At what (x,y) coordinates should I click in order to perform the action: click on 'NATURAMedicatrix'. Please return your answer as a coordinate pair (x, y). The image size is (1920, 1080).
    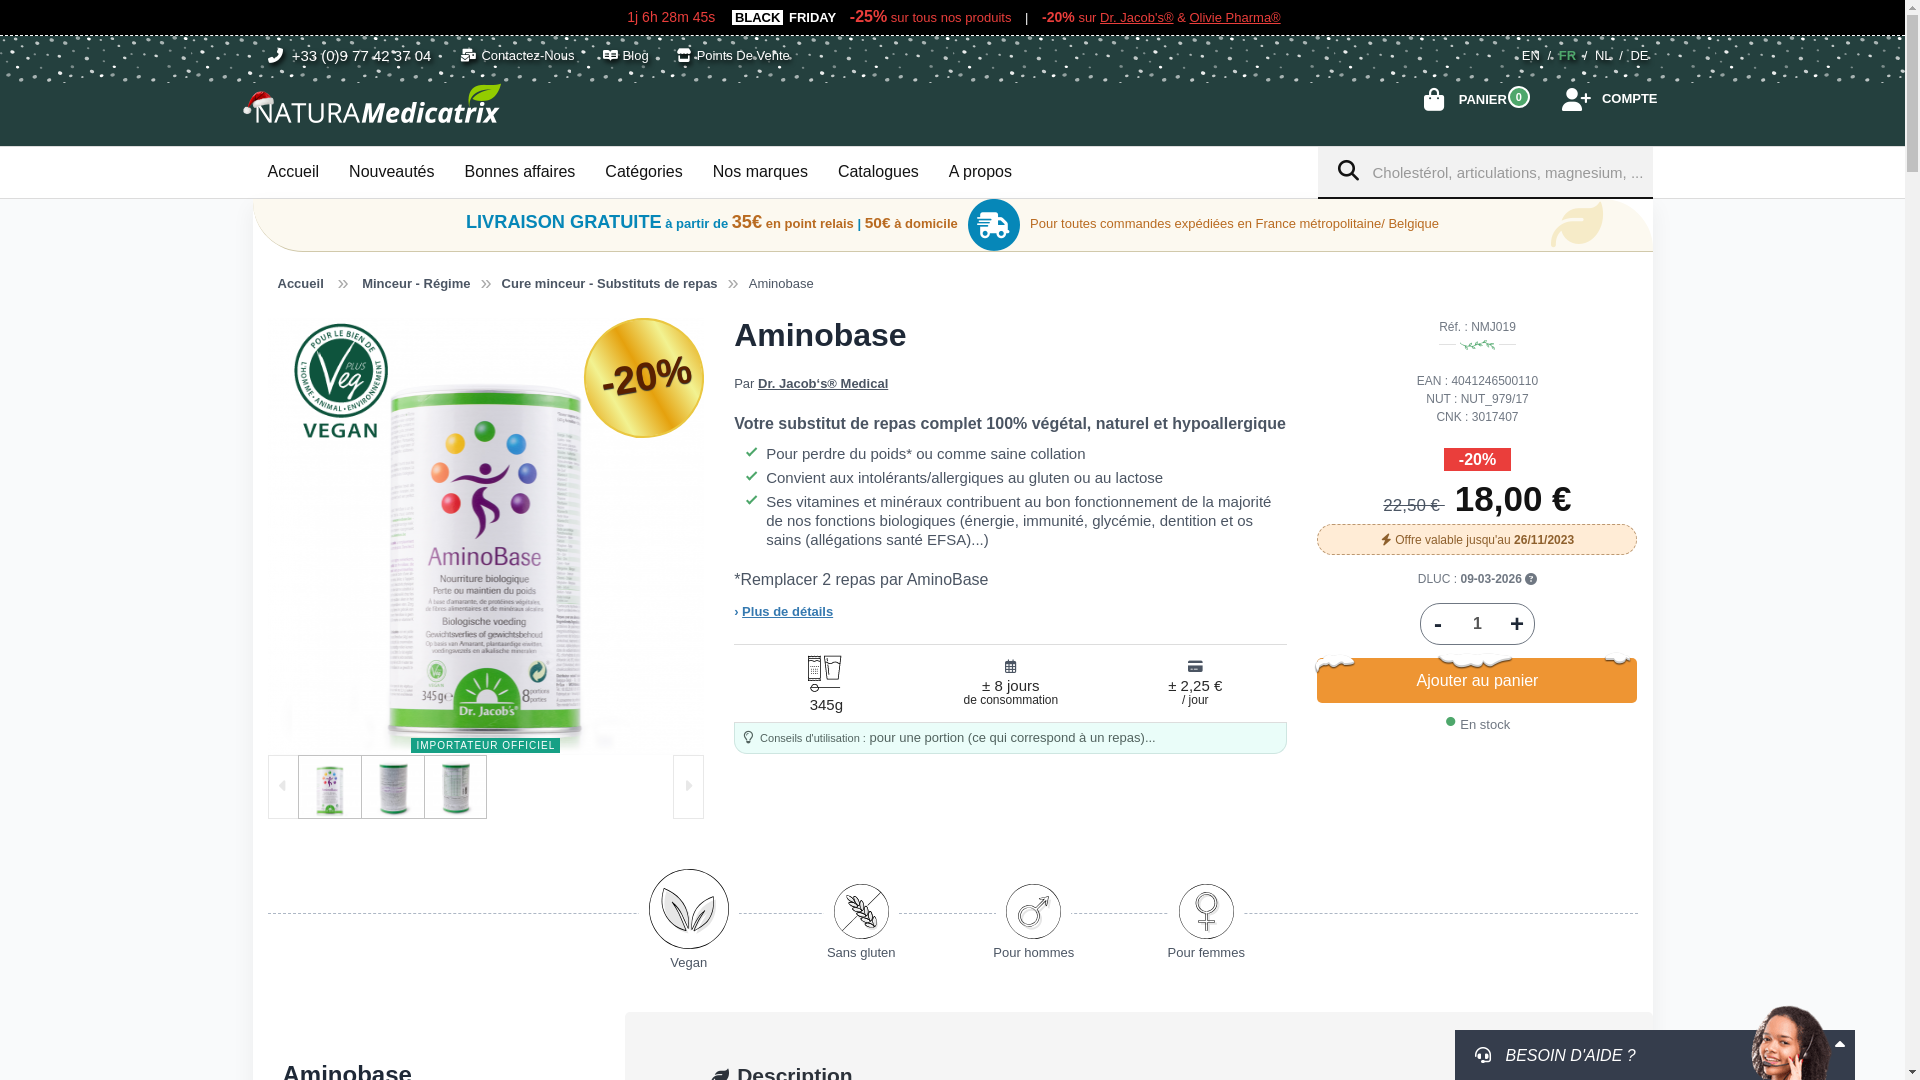
    Looking at the image, I should click on (373, 103).